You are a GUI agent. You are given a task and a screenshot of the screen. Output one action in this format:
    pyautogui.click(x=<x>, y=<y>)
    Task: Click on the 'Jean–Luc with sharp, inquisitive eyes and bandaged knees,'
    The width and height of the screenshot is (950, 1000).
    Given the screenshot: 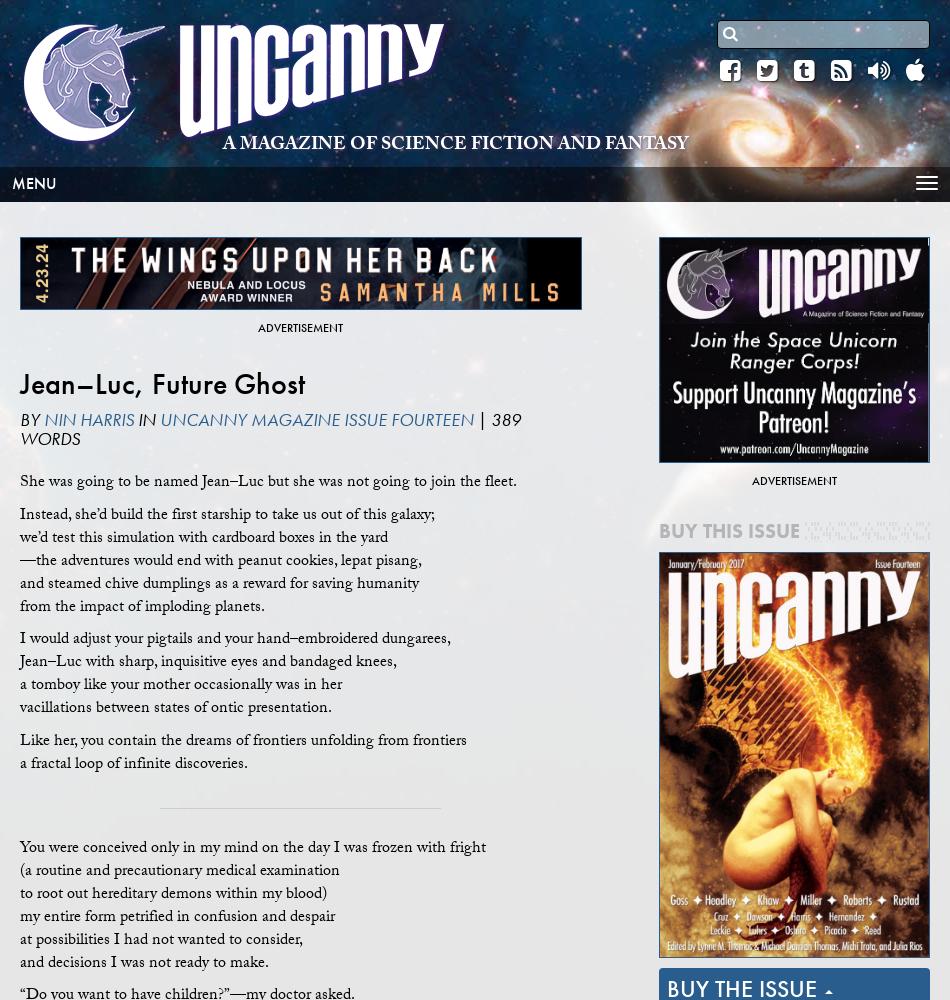 What is the action you would take?
    pyautogui.click(x=19, y=663)
    